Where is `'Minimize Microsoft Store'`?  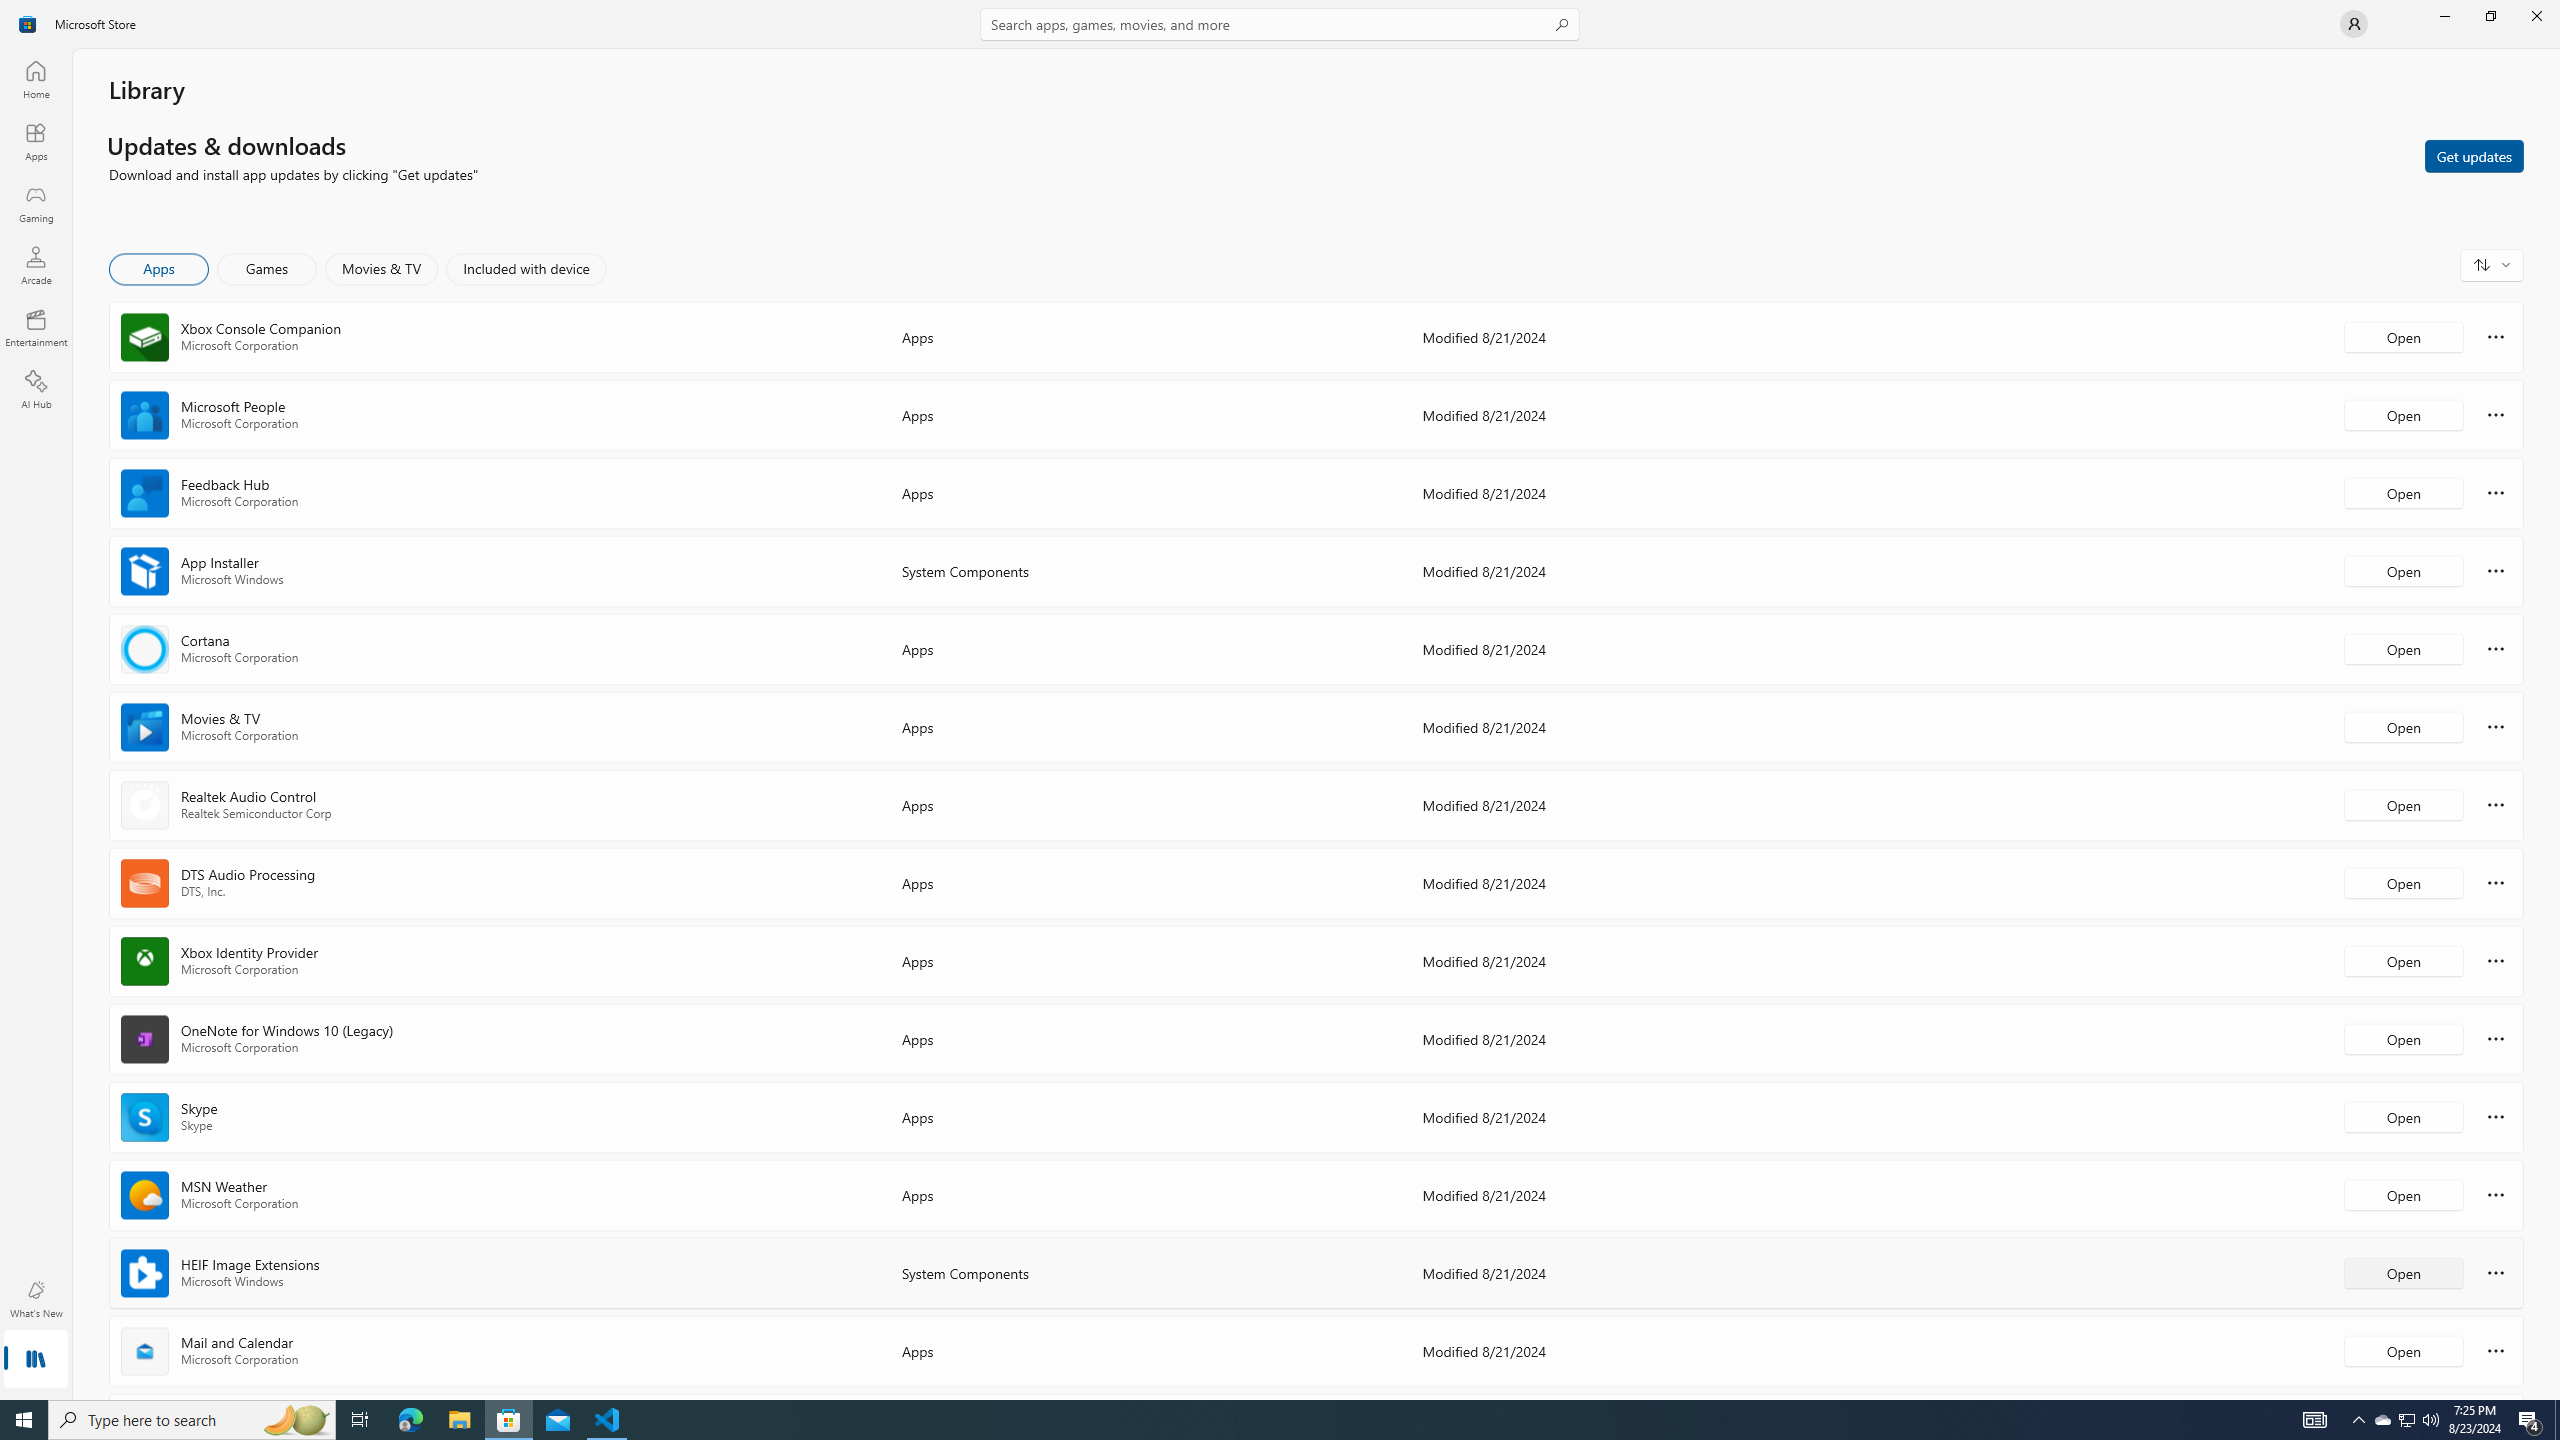
'Minimize Microsoft Store' is located at coordinates (2443, 15).